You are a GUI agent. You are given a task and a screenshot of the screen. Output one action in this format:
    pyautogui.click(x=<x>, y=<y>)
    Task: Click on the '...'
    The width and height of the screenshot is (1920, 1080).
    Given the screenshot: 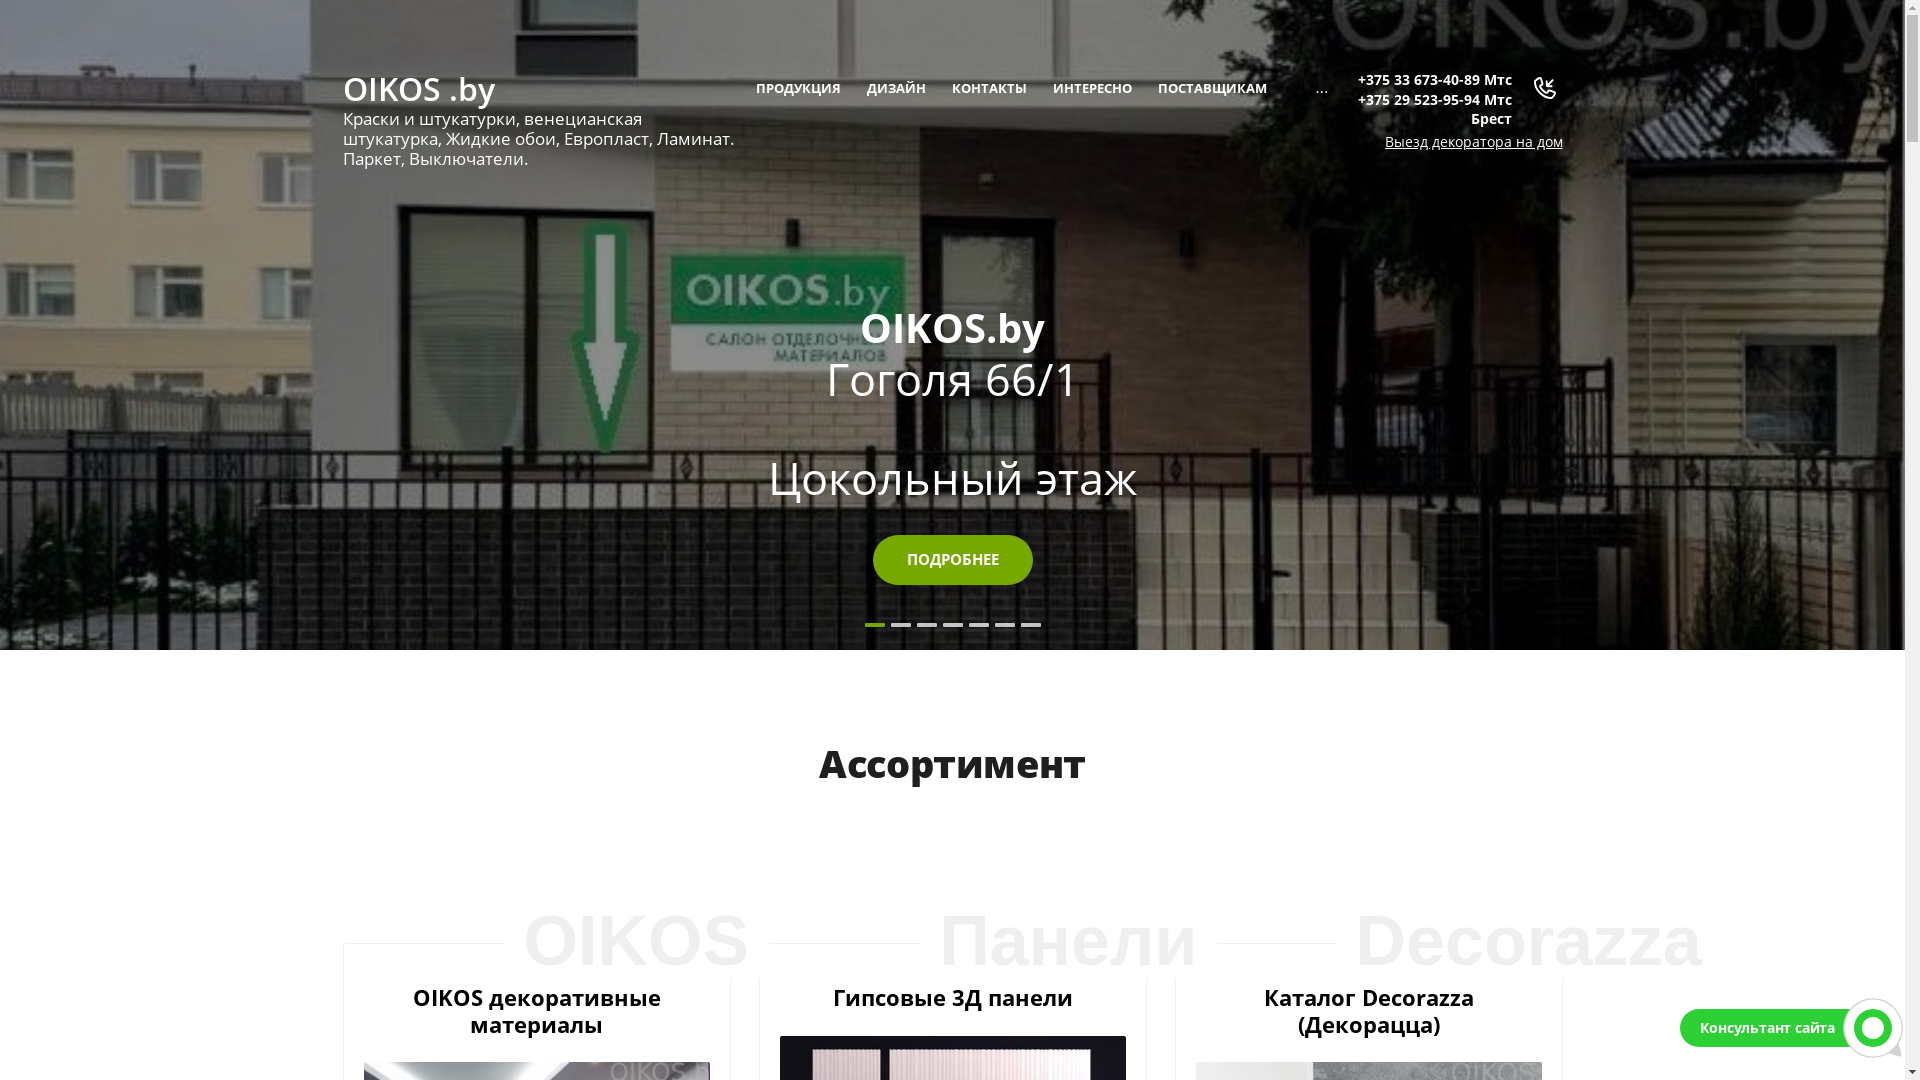 What is the action you would take?
    pyautogui.click(x=1305, y=87)
    